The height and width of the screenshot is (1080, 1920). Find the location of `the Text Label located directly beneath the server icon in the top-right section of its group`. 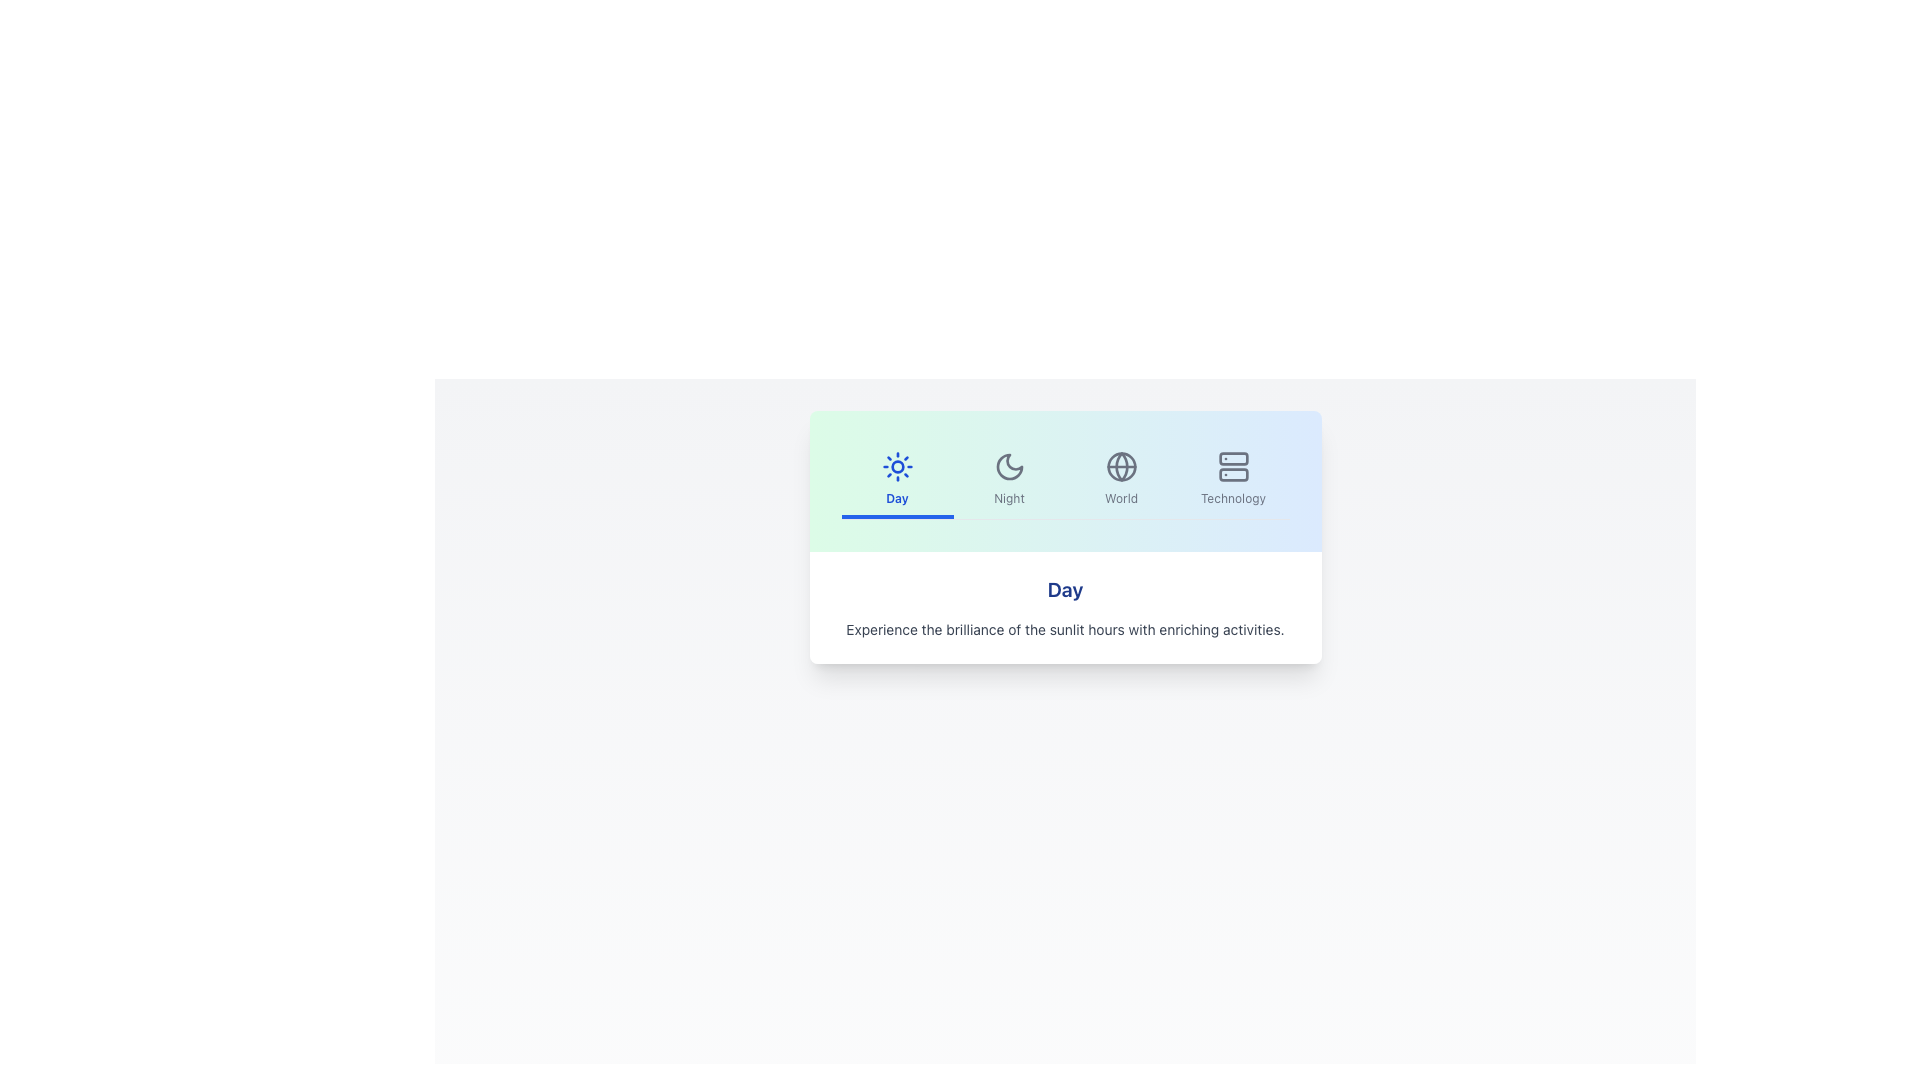

the Text Label located directly beneath the server icon in the top-right section of its group is located at coordinates (1232, 497).